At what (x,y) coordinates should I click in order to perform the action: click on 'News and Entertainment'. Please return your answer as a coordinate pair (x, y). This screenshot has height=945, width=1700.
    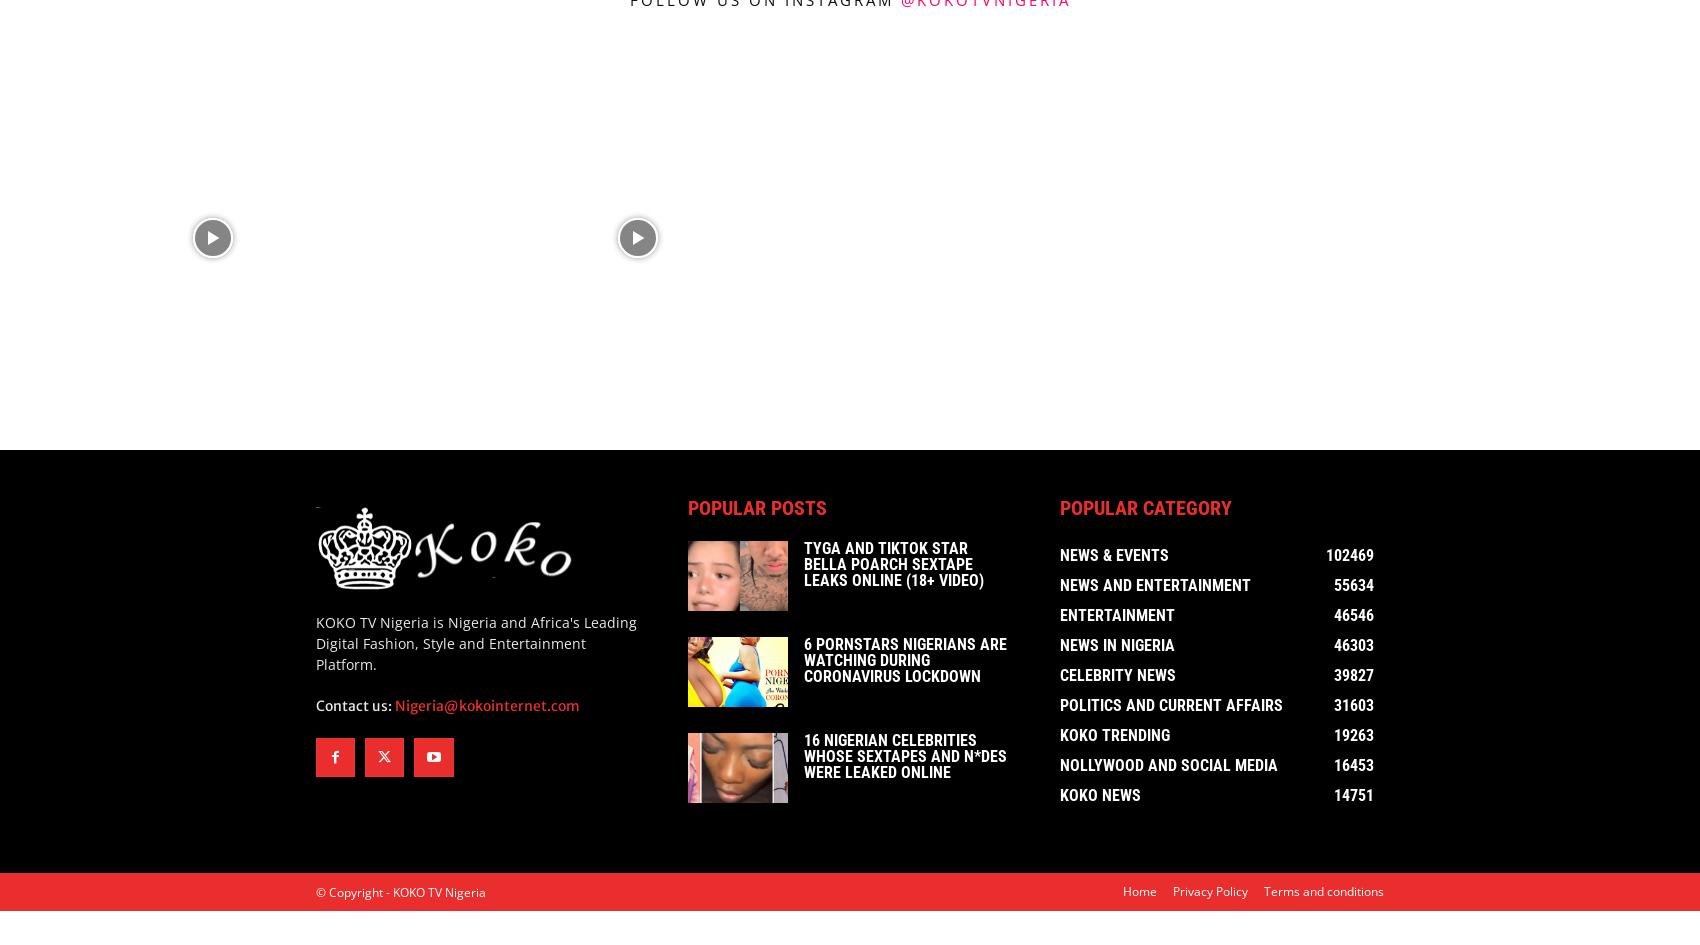
    Looking at the image, I should click on (1155, 589).